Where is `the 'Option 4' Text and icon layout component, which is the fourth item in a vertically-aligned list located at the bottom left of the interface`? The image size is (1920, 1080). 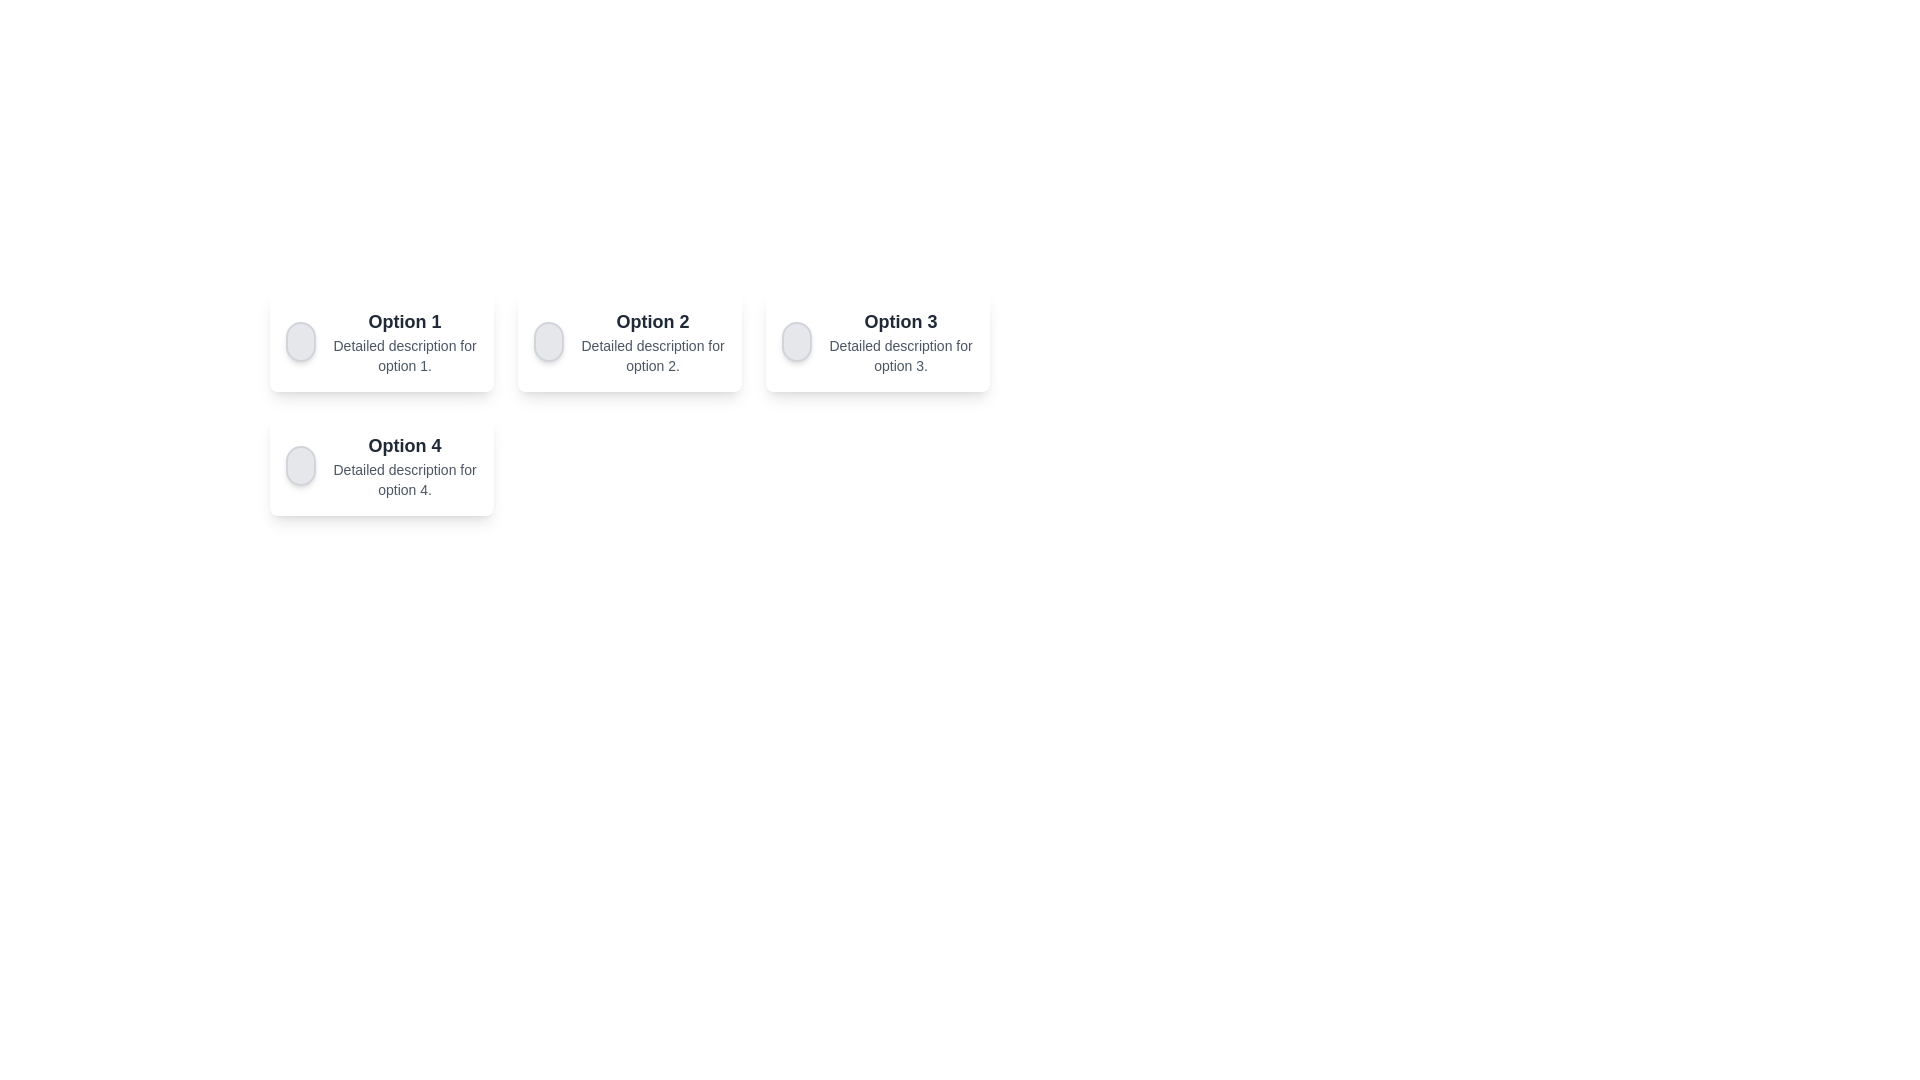 the 'Option 4' Text and icon layout component, which is the fourth item in a vertically-aligned list located at the bottom left of the interface is located at coordinates (382, 466).